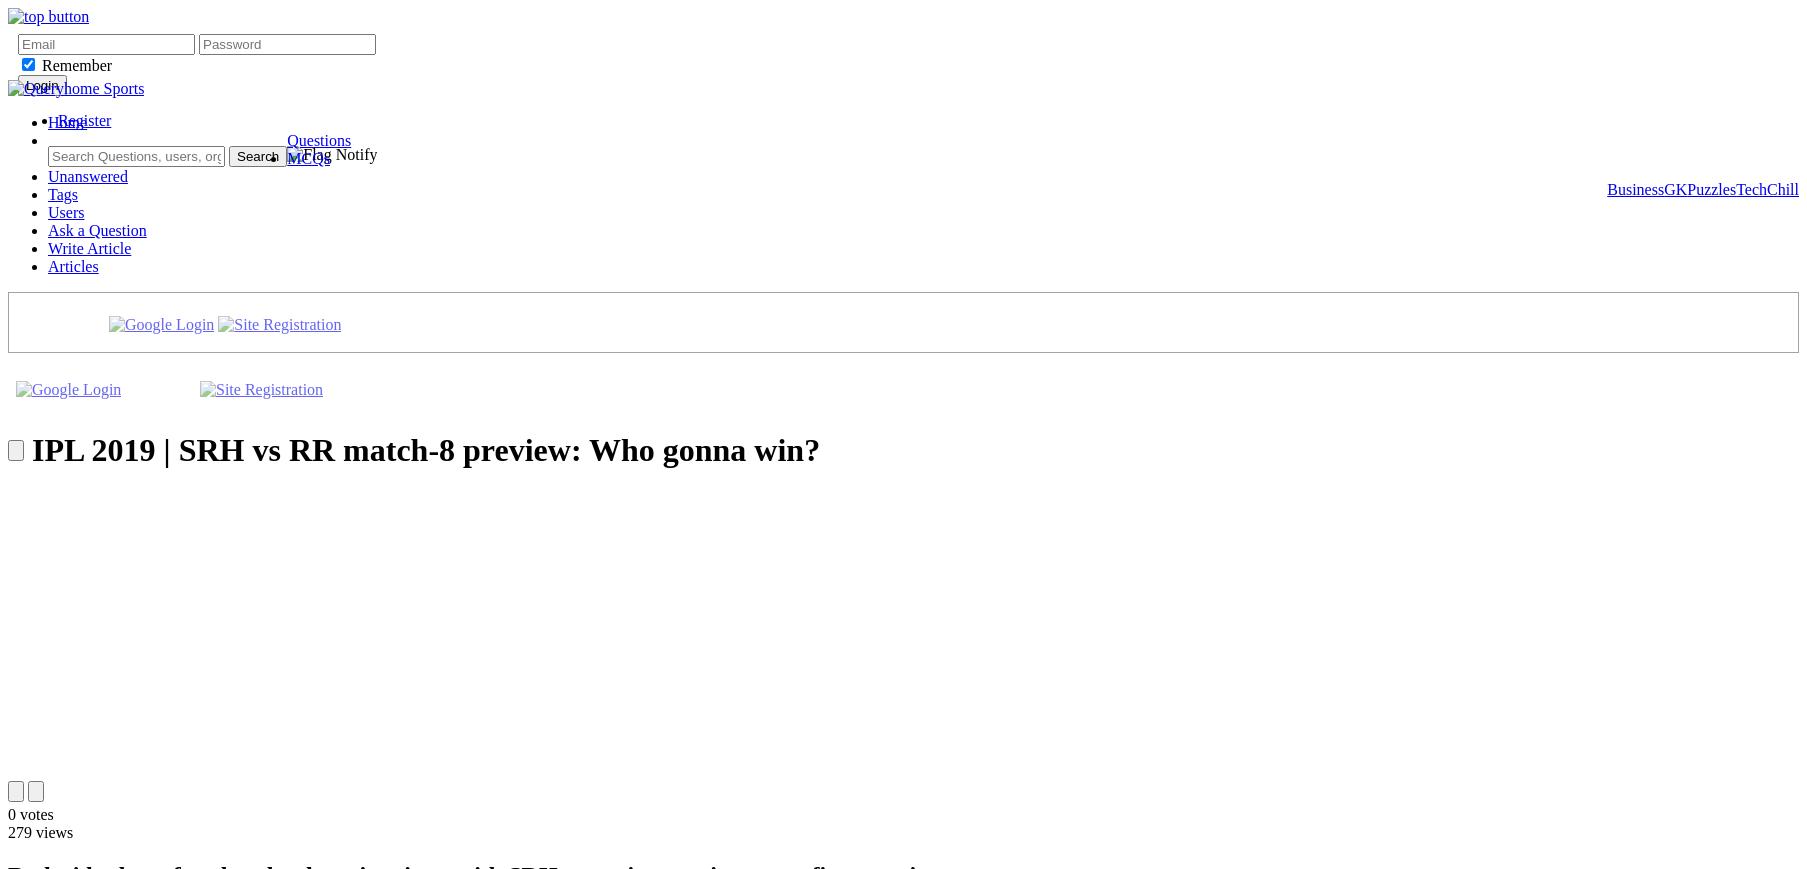 This screenshot has width=1807, height=869. I want to click on 'Home', so click(67, 121).